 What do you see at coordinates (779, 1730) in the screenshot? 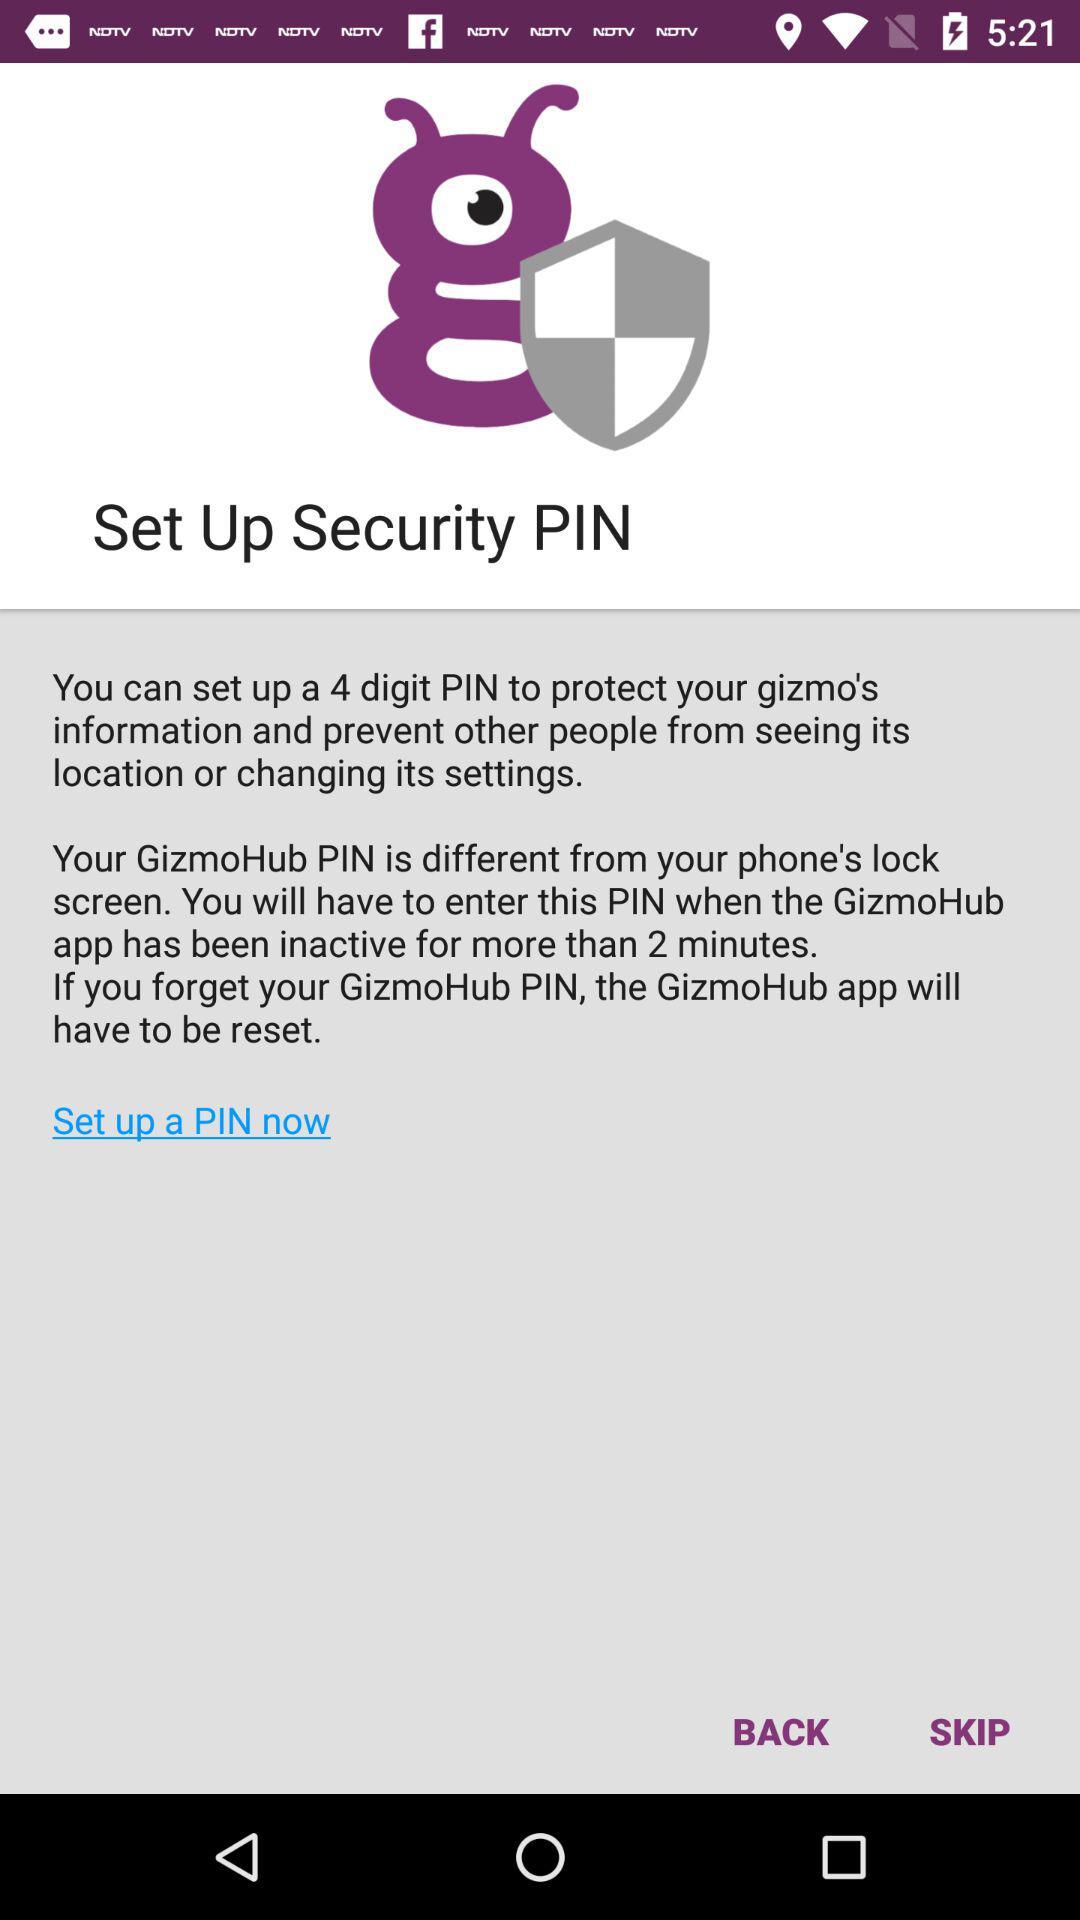
I see `the item next to skip item` at bounding box center [779, 1730].